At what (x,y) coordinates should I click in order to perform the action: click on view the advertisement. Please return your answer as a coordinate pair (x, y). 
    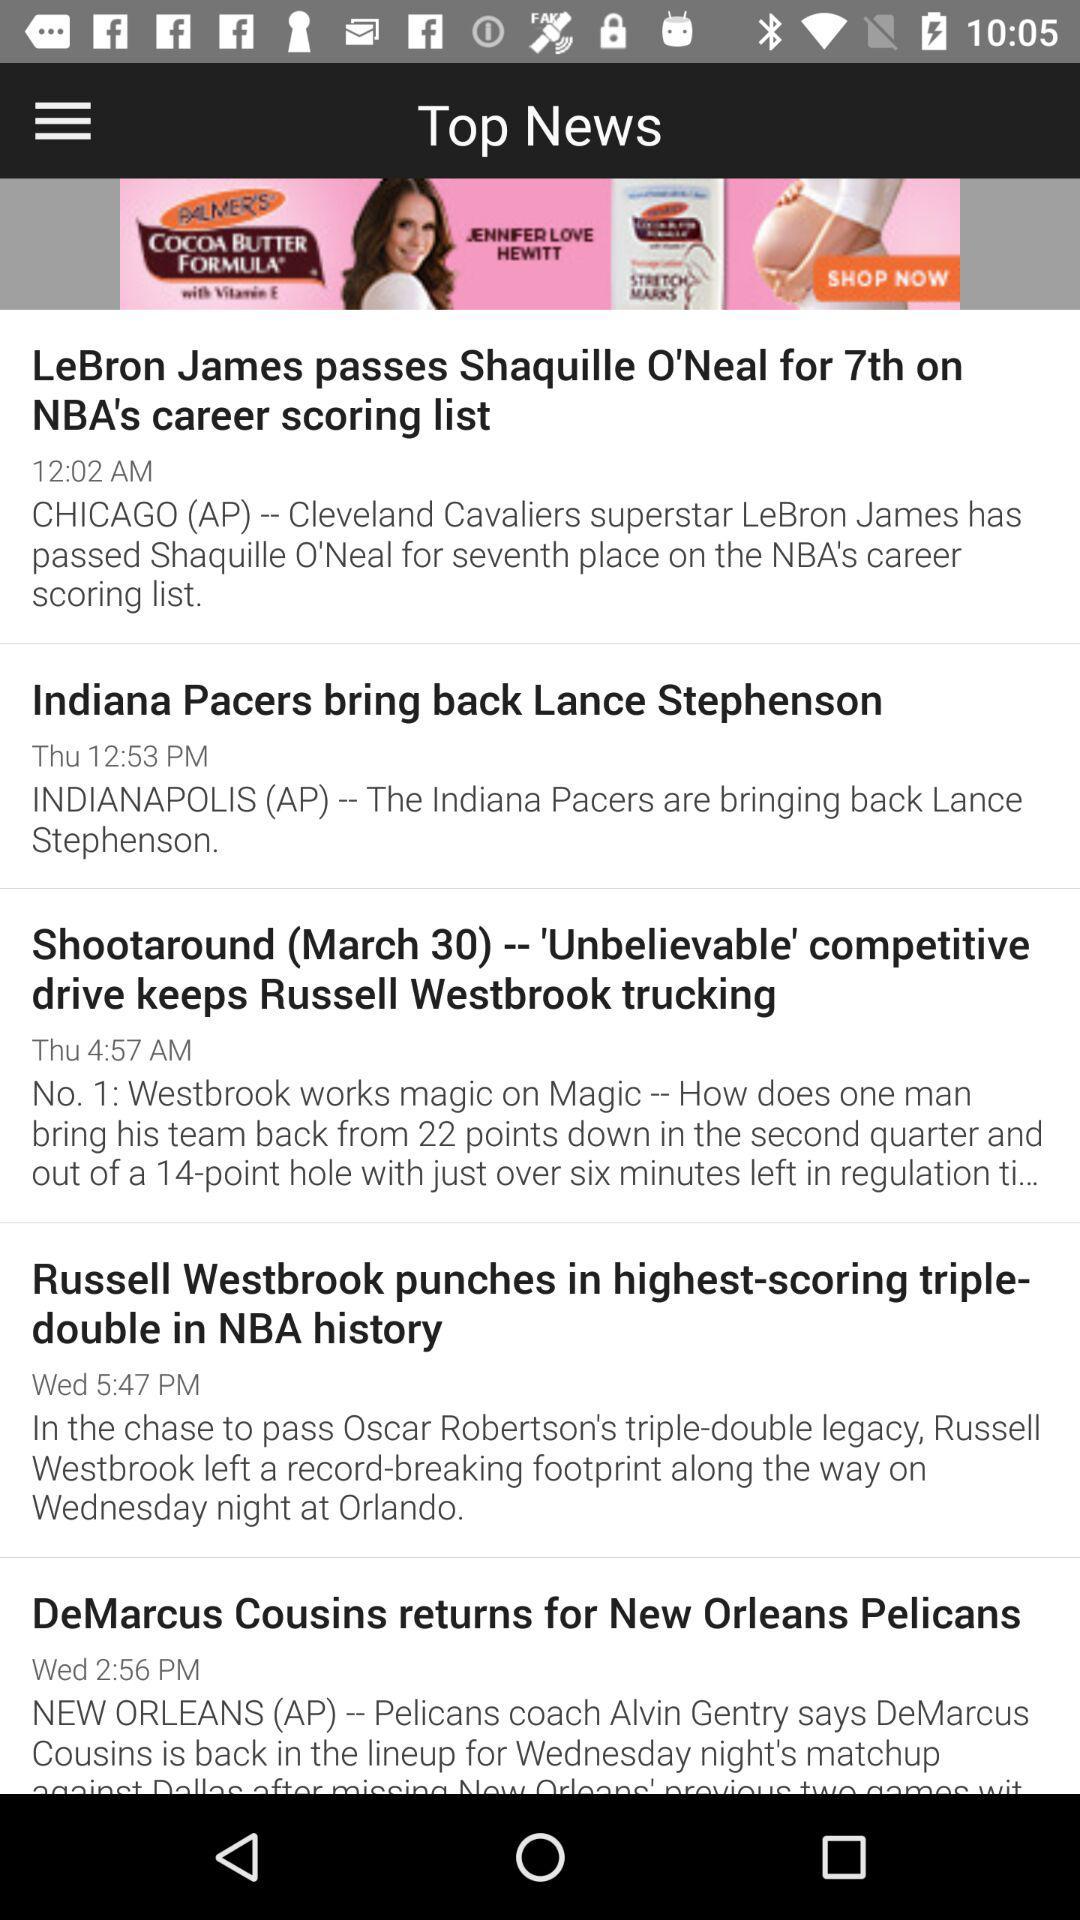
    Looking at the image, I should click on (540, 243).